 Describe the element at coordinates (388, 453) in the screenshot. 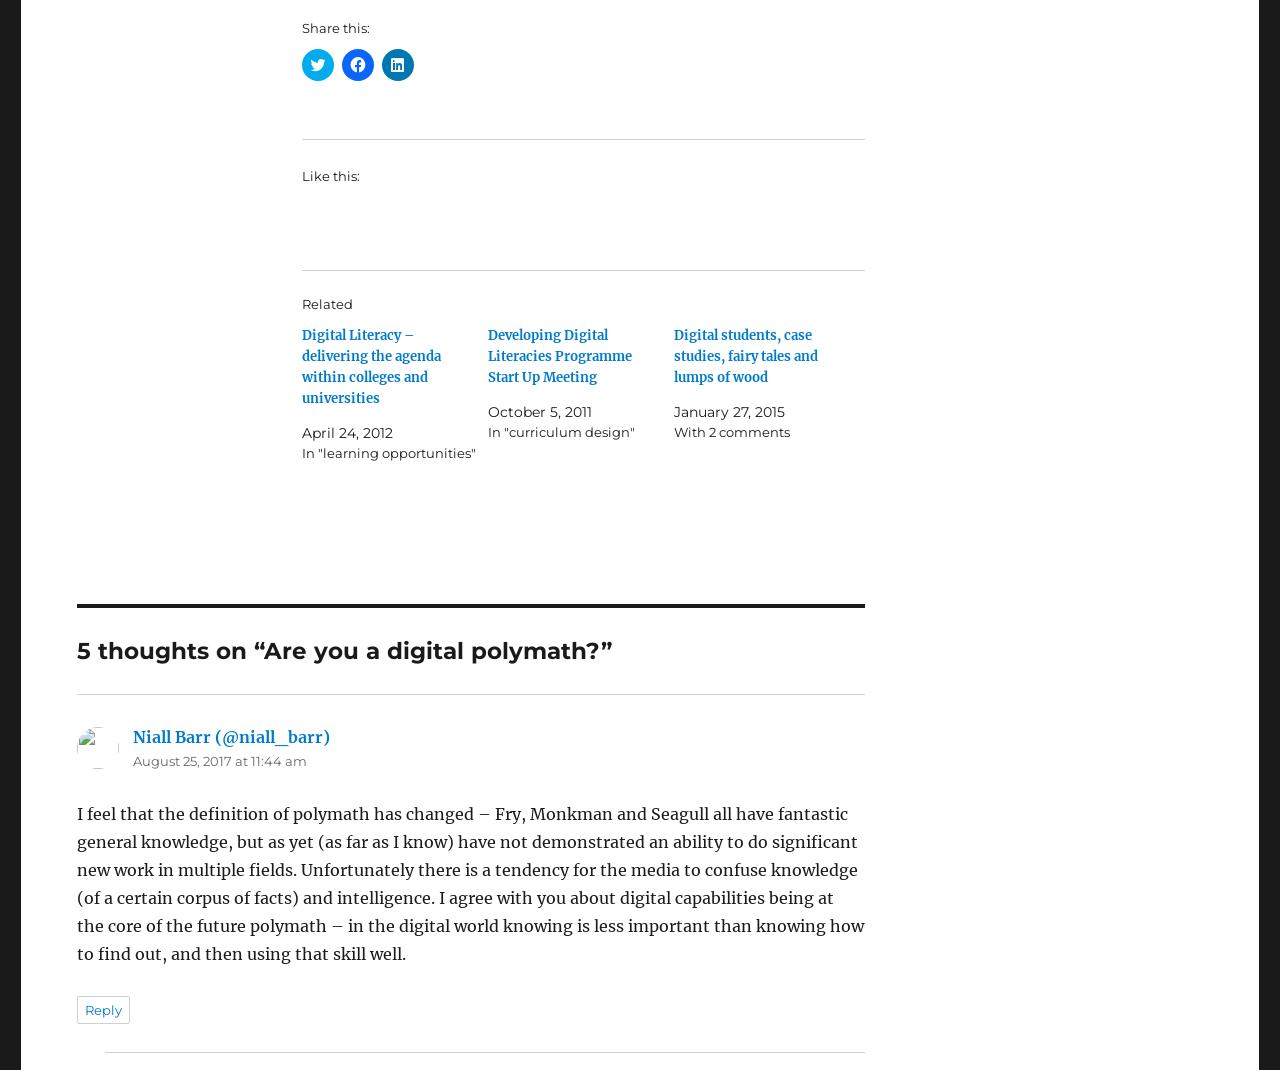

I see `'In "learning opportunities"'` at that location.